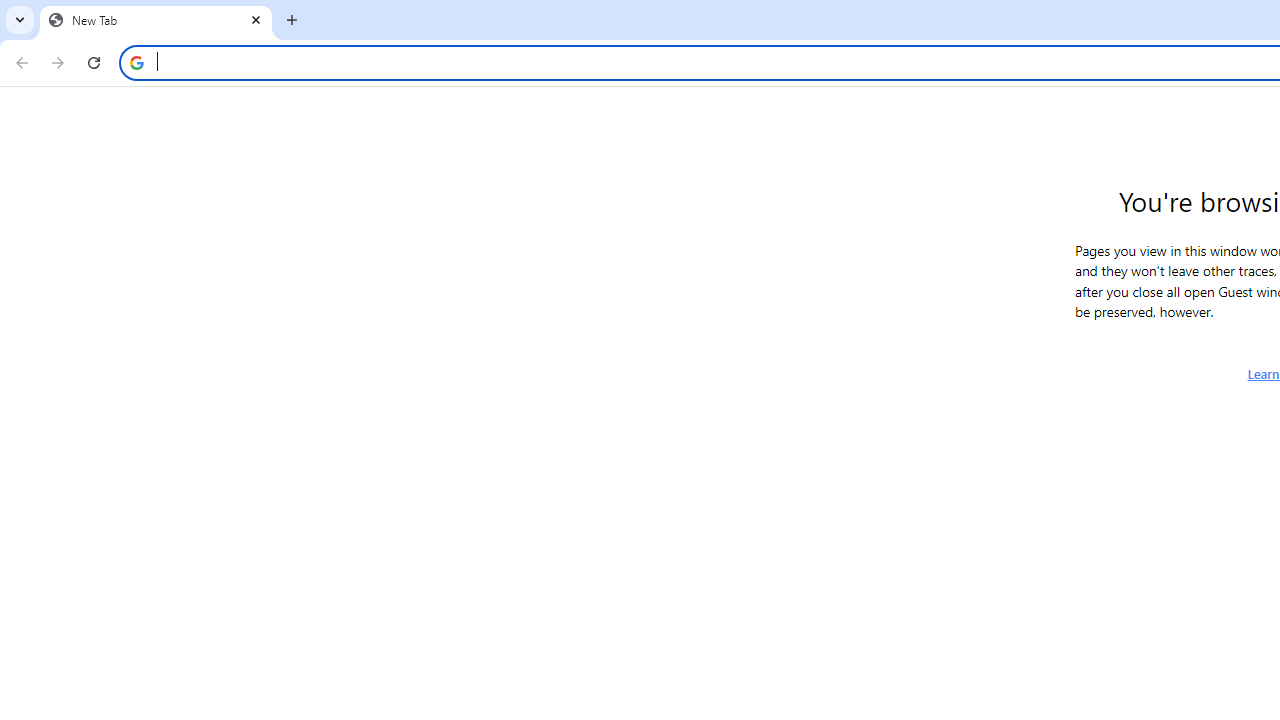  I want to click on 'Search icon', so click(135, 61).